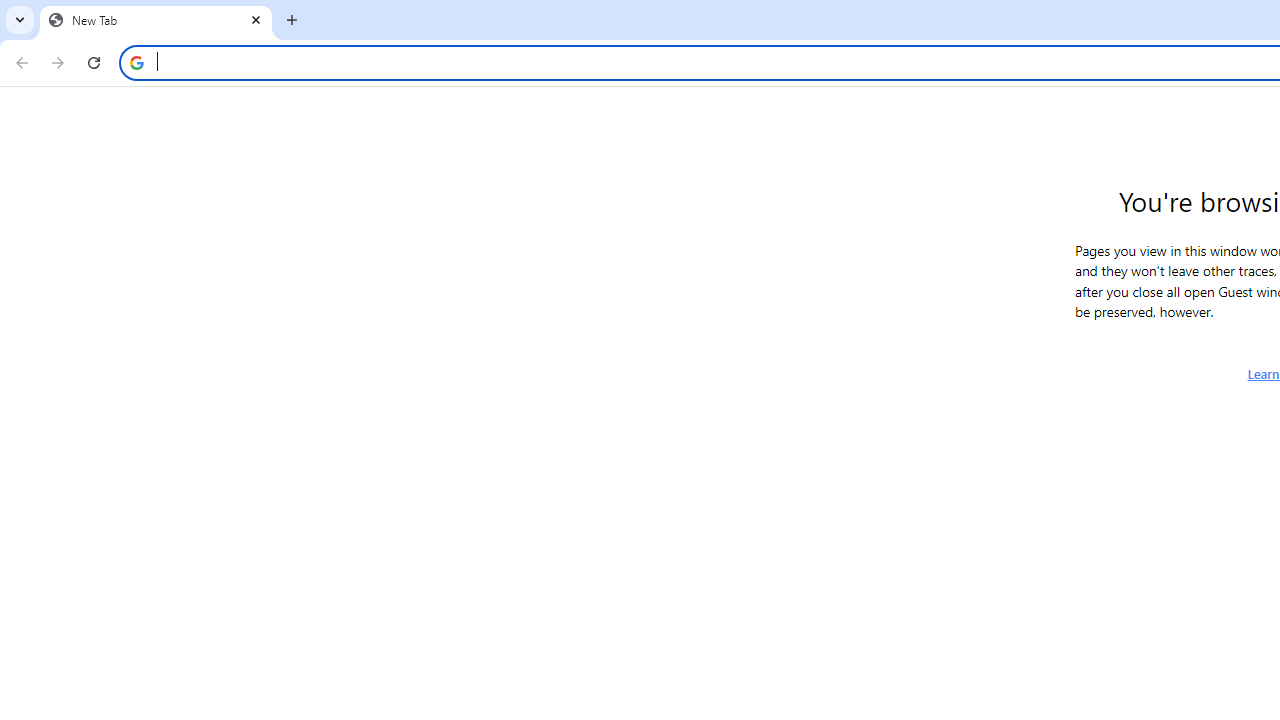  I want to click on 'Search icon', so click(135, 61).